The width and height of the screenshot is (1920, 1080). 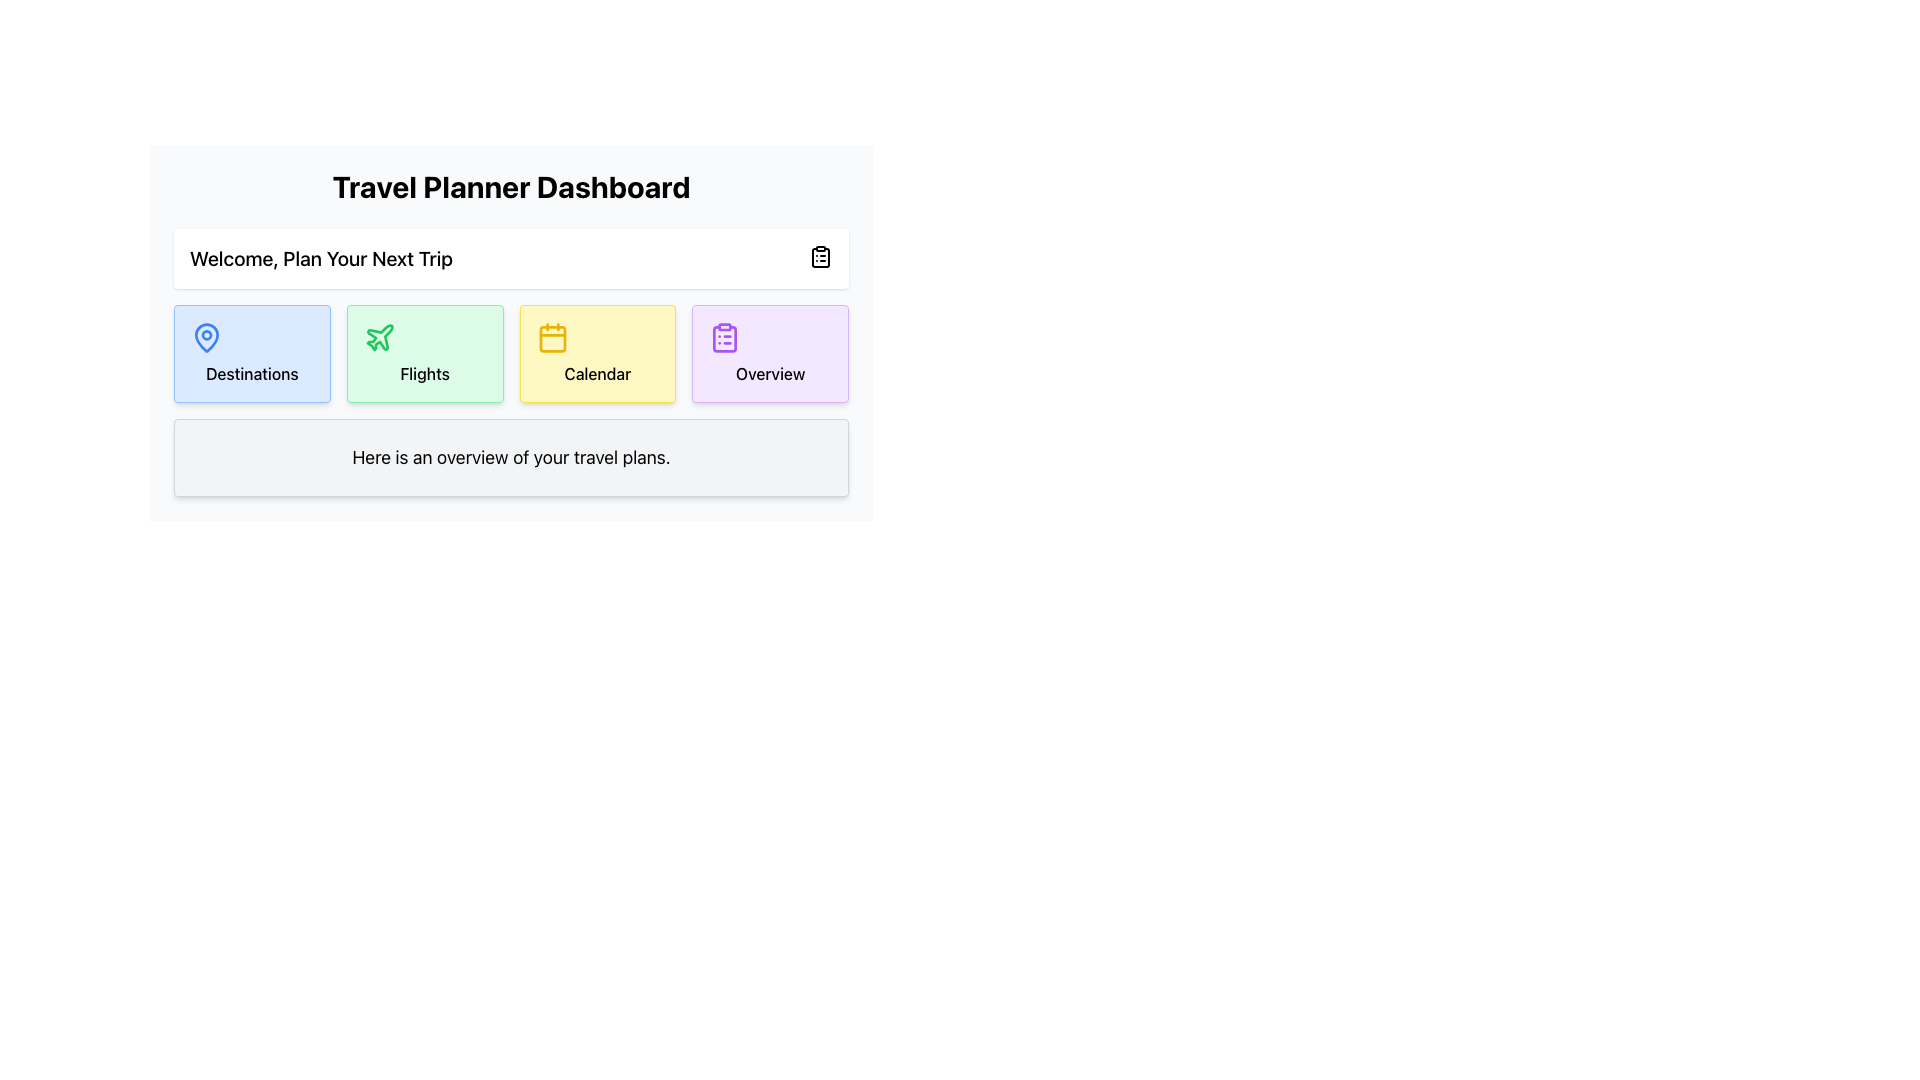 I want to click on the map pin icon located in the southwestern segment of the 'Destinations' button area, which represents a location marker, so click(x=206, y=337).